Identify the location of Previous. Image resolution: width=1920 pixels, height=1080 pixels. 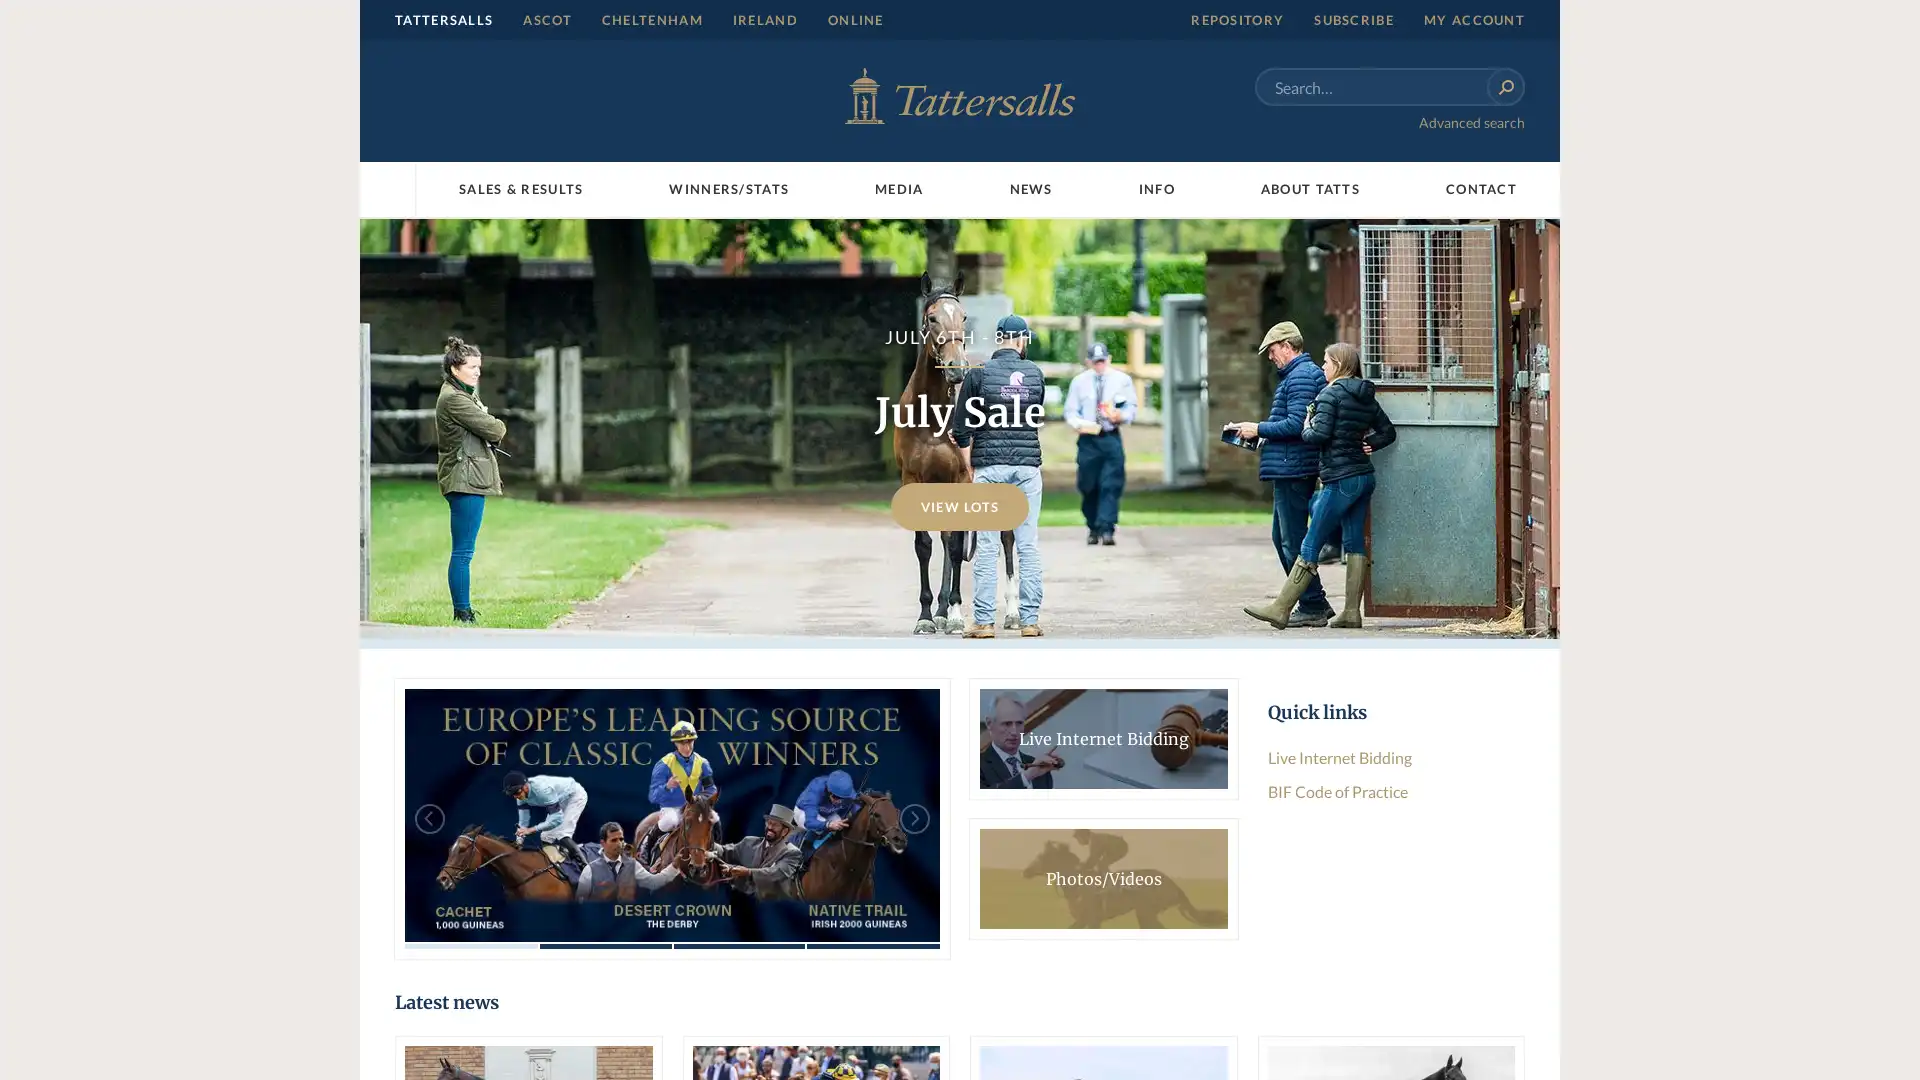
(411, 433).